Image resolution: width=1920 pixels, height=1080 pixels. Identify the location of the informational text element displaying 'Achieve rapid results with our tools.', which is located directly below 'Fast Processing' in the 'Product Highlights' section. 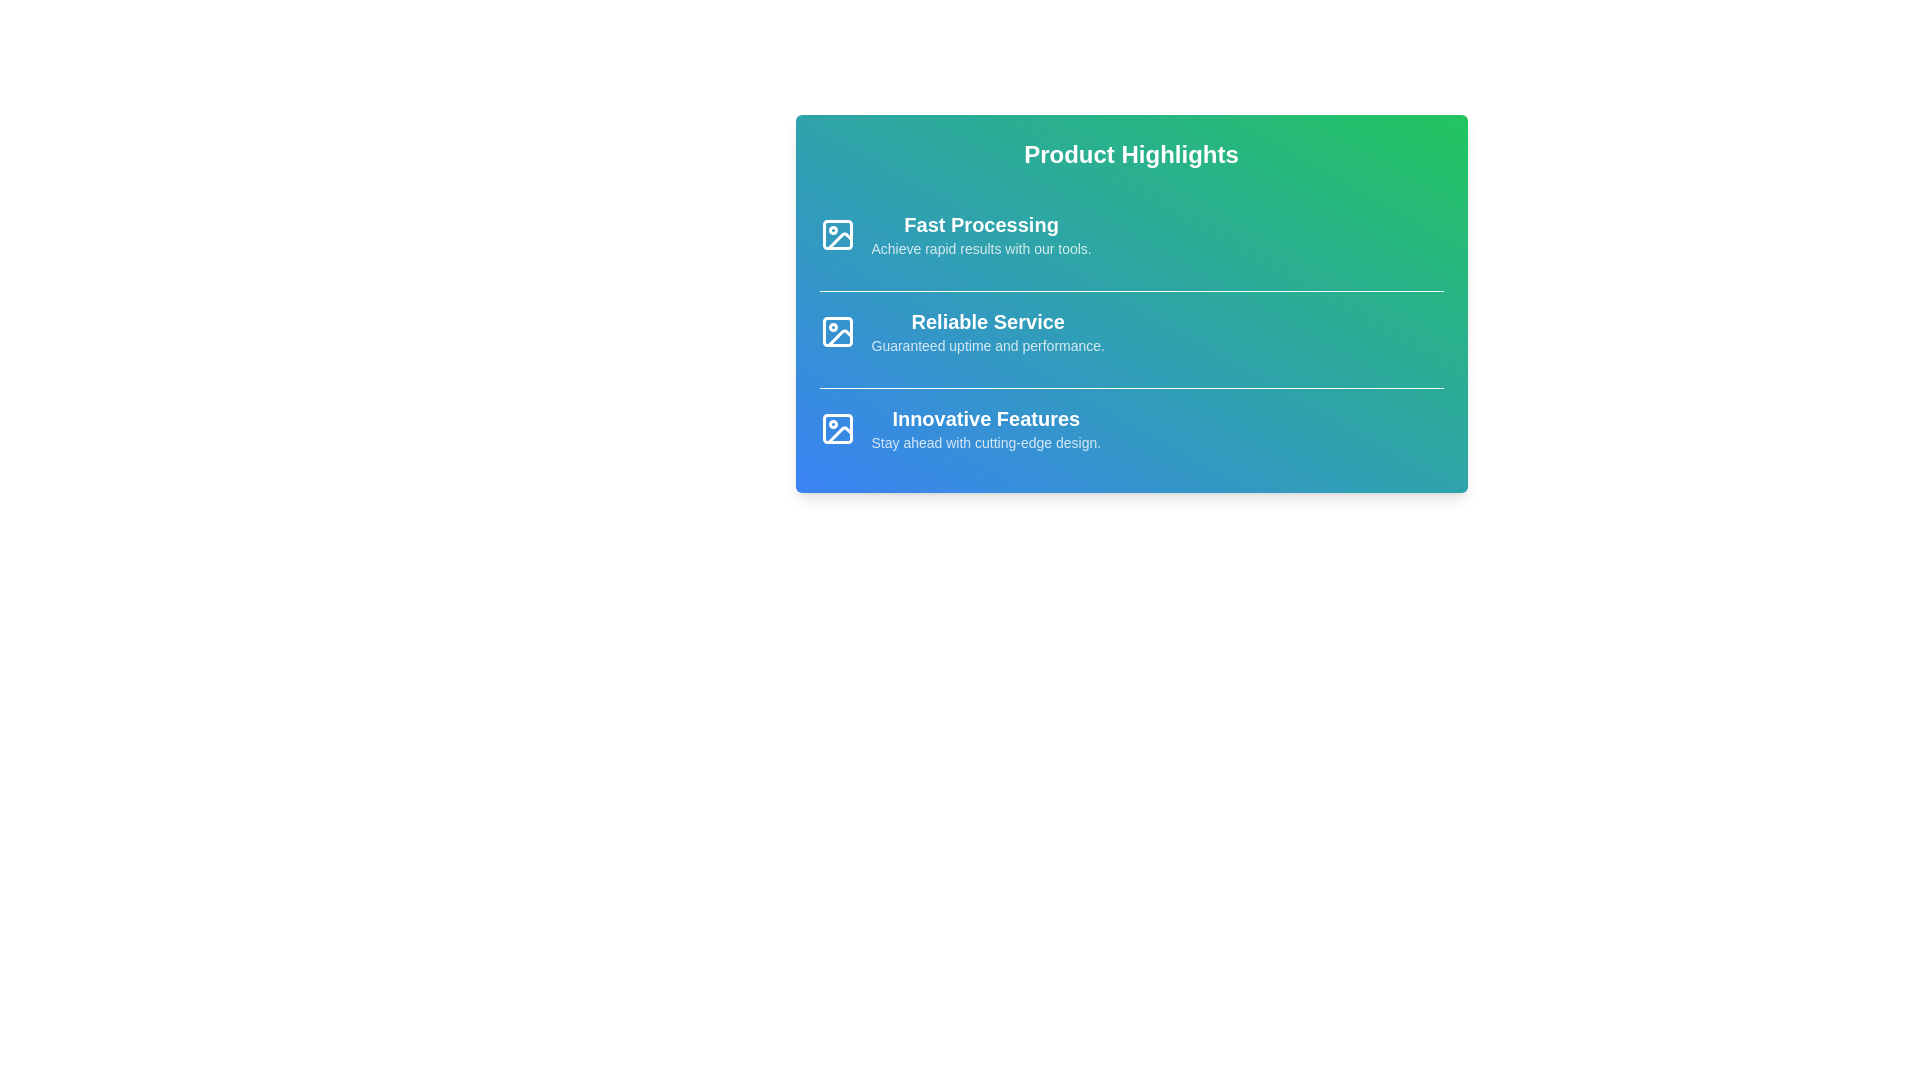
(981, 248).